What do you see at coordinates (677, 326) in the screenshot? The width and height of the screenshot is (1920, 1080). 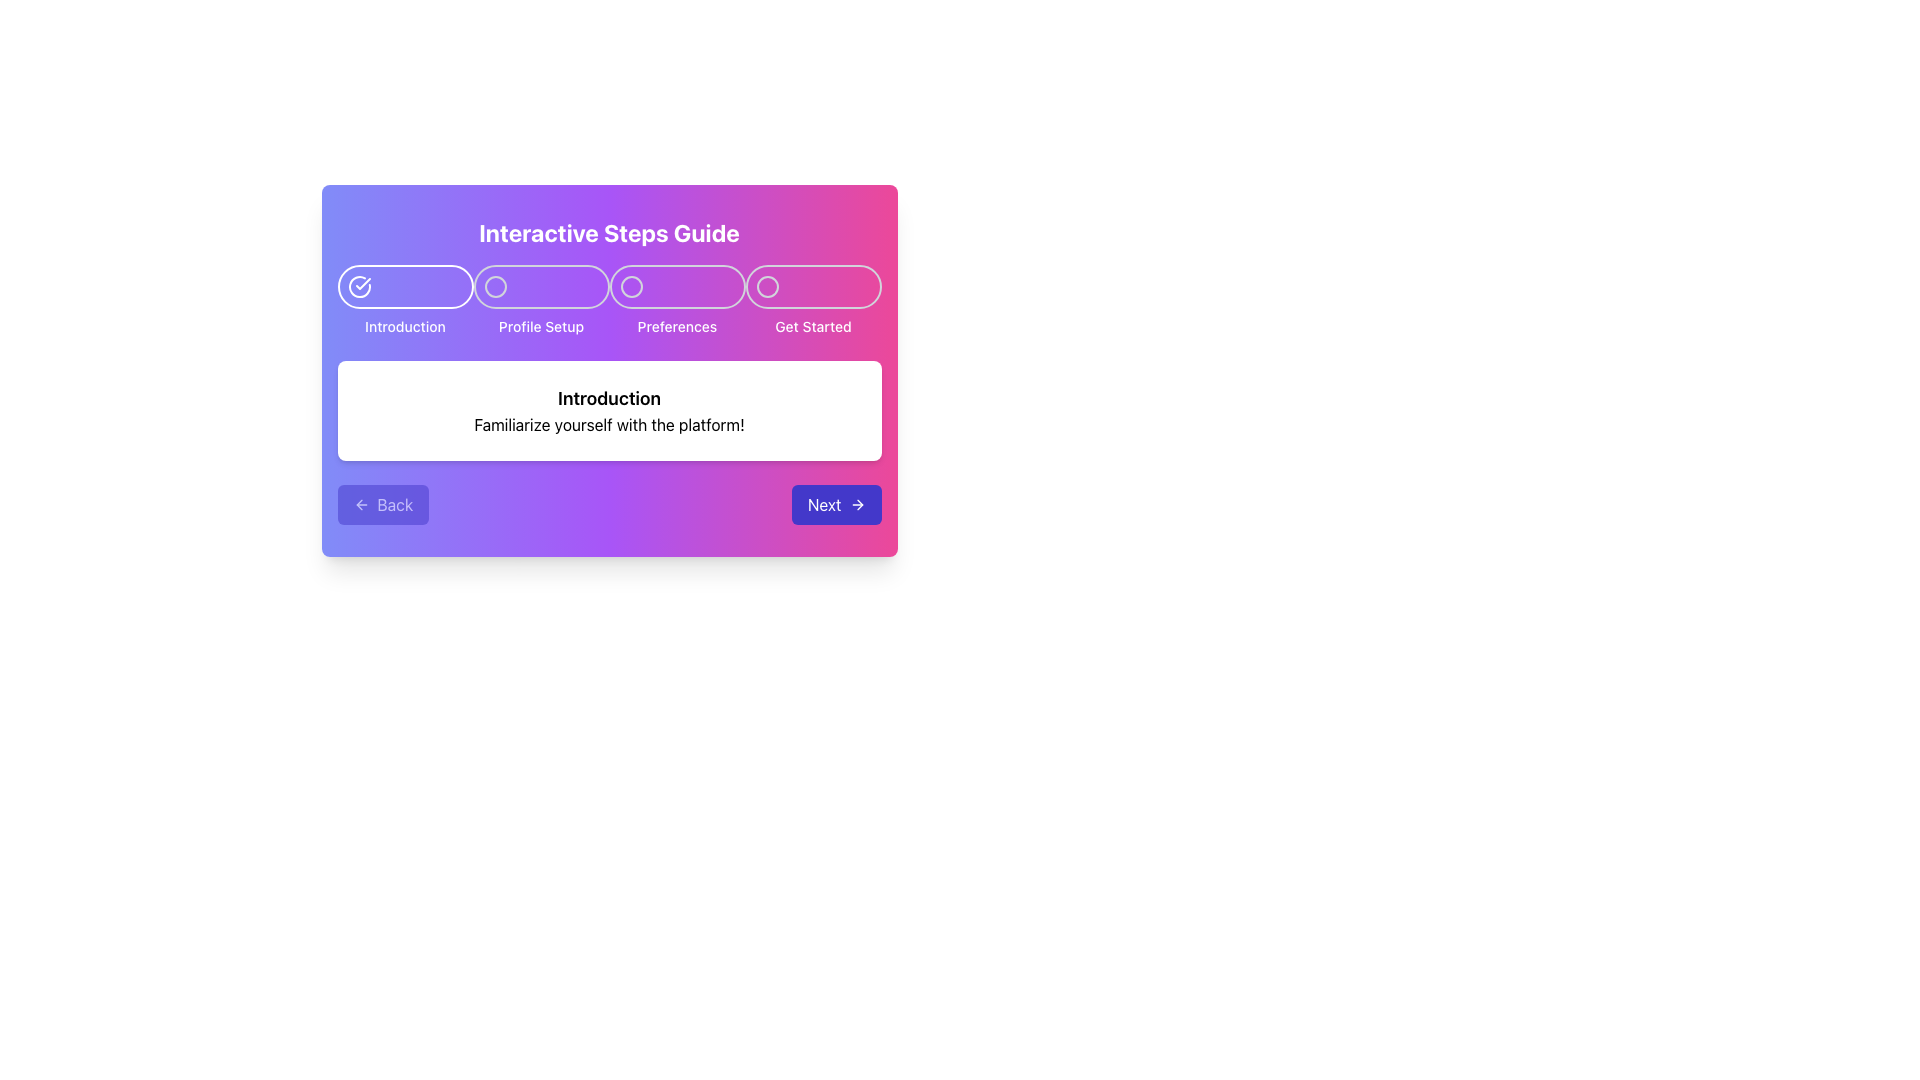 I see `the 'Preferences' text label, which is the third step in a horizontally aligned list of step items in a step-by-step guide interface` at bounding box center [677, 326].